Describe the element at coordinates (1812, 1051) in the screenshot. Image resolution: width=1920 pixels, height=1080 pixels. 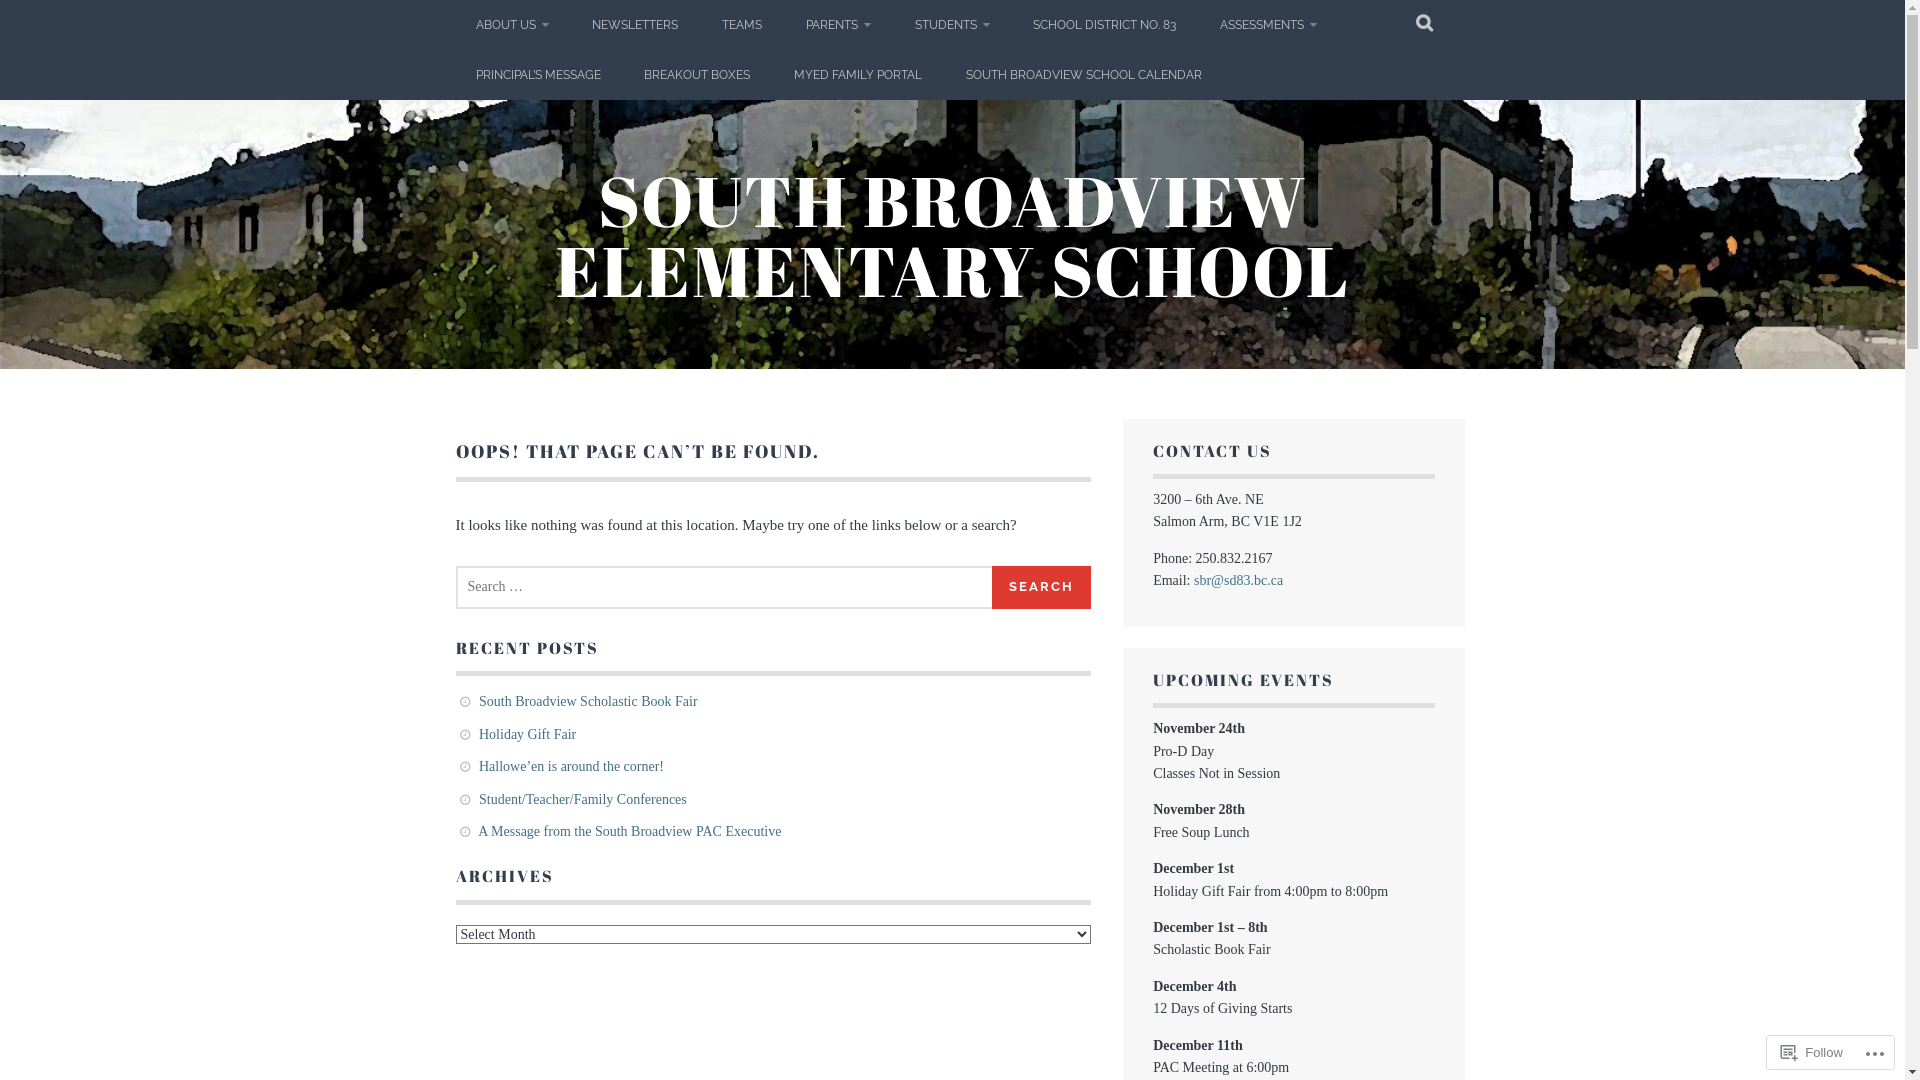
I see `'Follow'` at that location.